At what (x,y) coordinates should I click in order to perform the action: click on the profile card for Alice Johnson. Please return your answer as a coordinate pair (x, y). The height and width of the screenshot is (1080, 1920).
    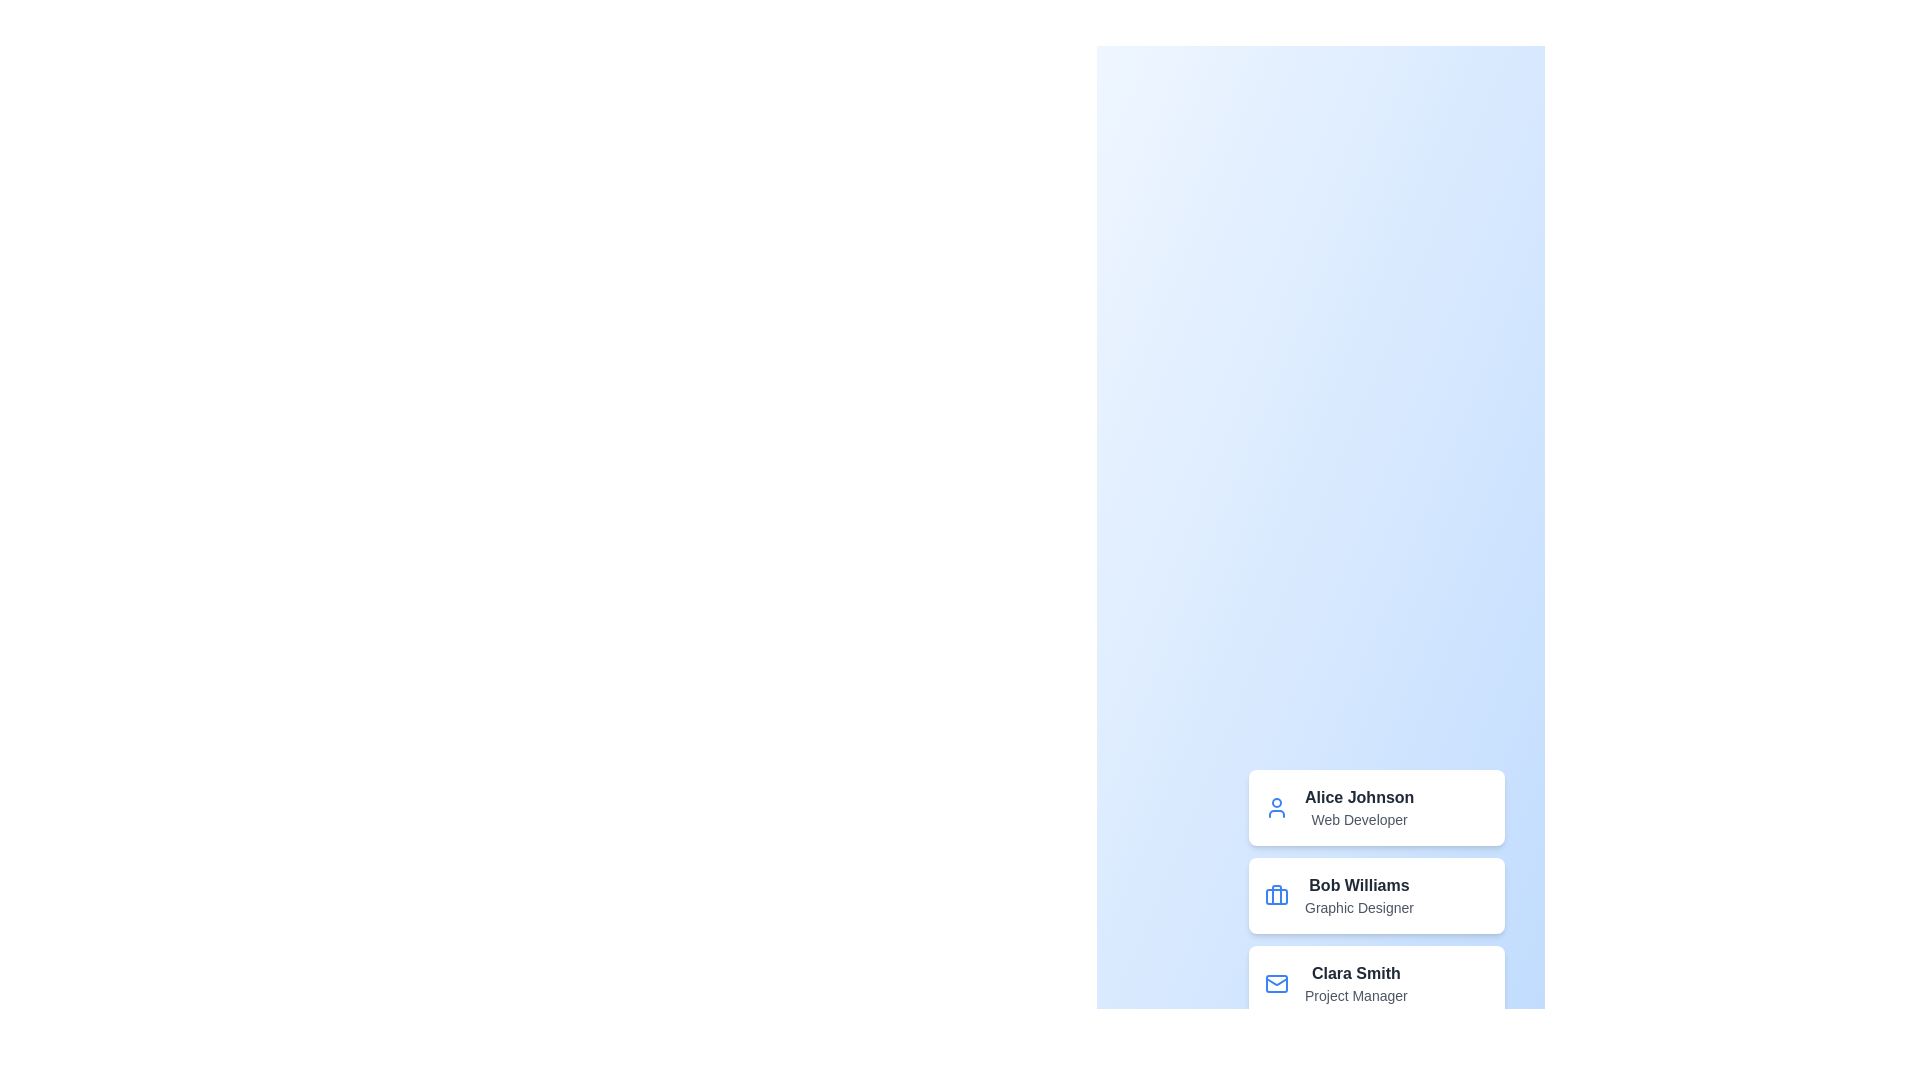
    Looking at the image, I should click on (1376, 806).